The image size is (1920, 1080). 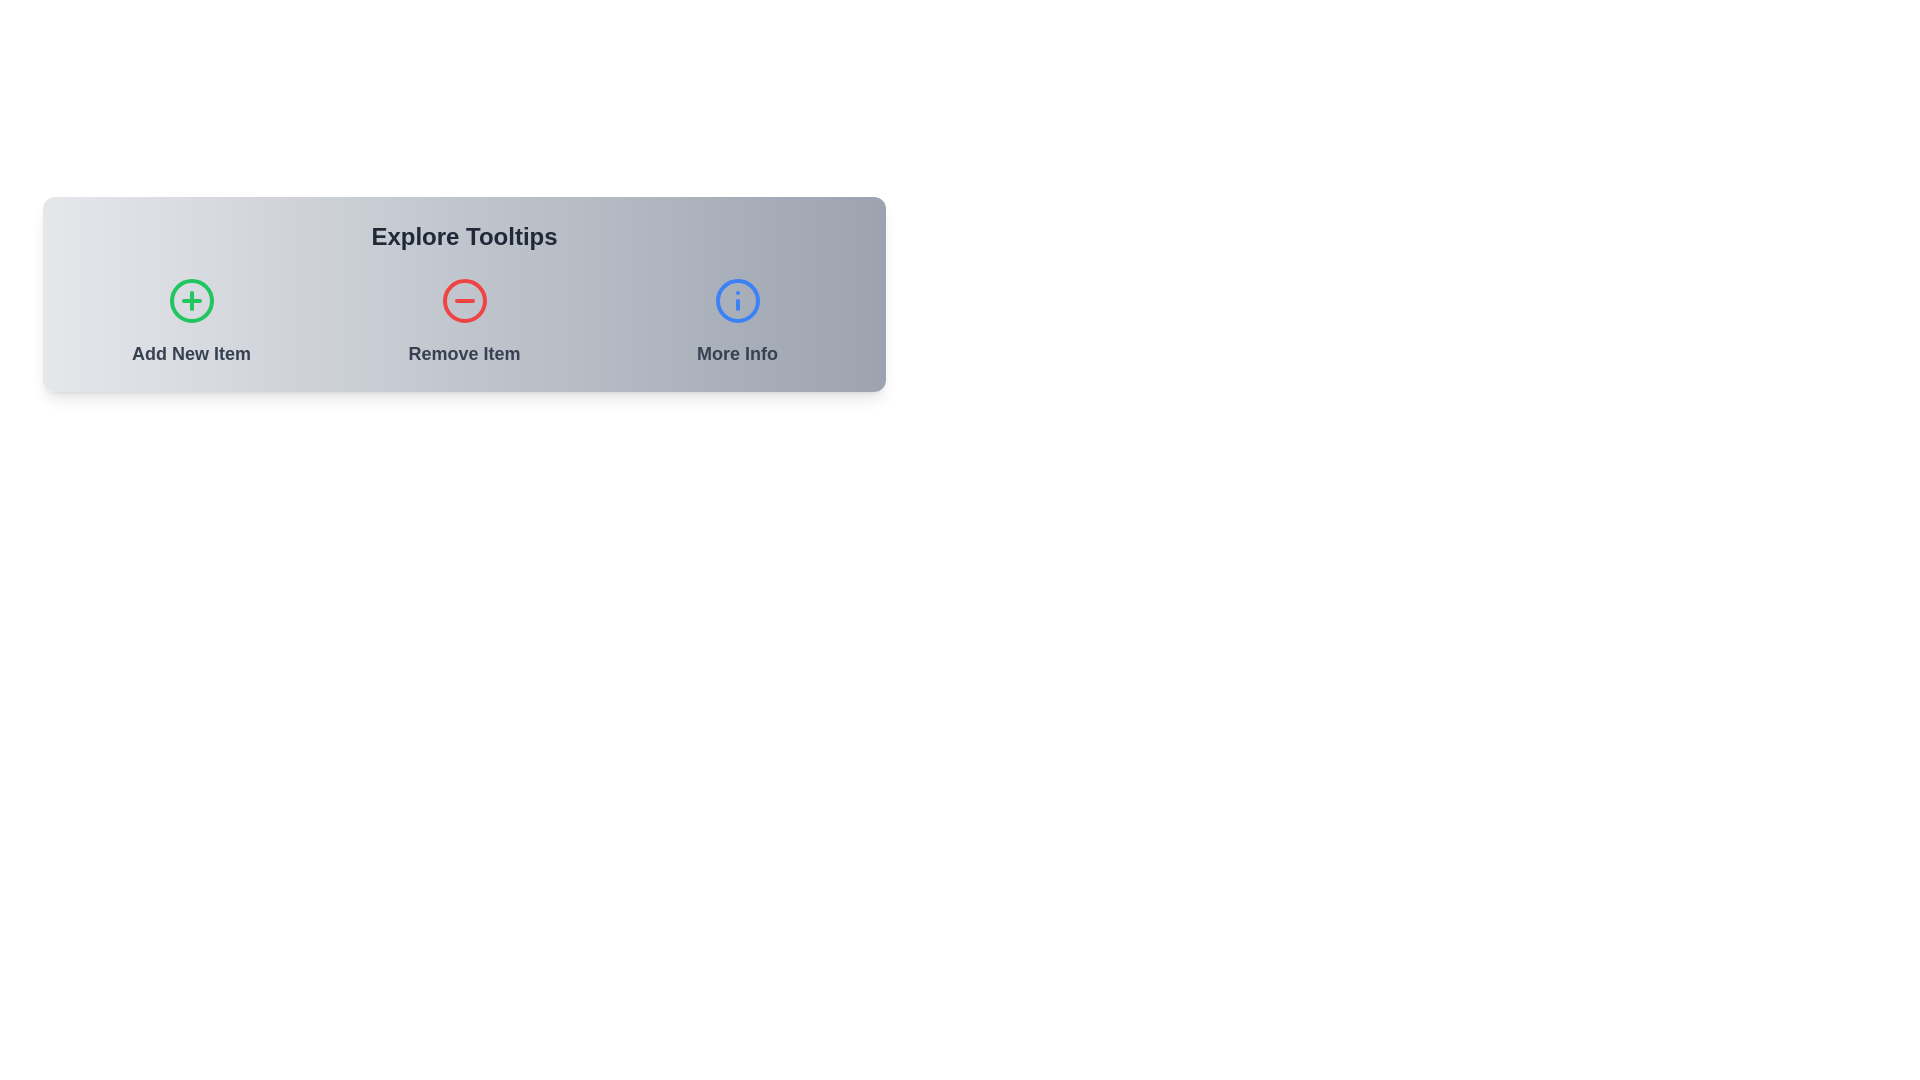 What do you see at coordinates (736, 321) in the screenshot?
I see `the Interactive icon located at the far right side under the 'Explore Tooltips' title` at bounding box center [736, 321].